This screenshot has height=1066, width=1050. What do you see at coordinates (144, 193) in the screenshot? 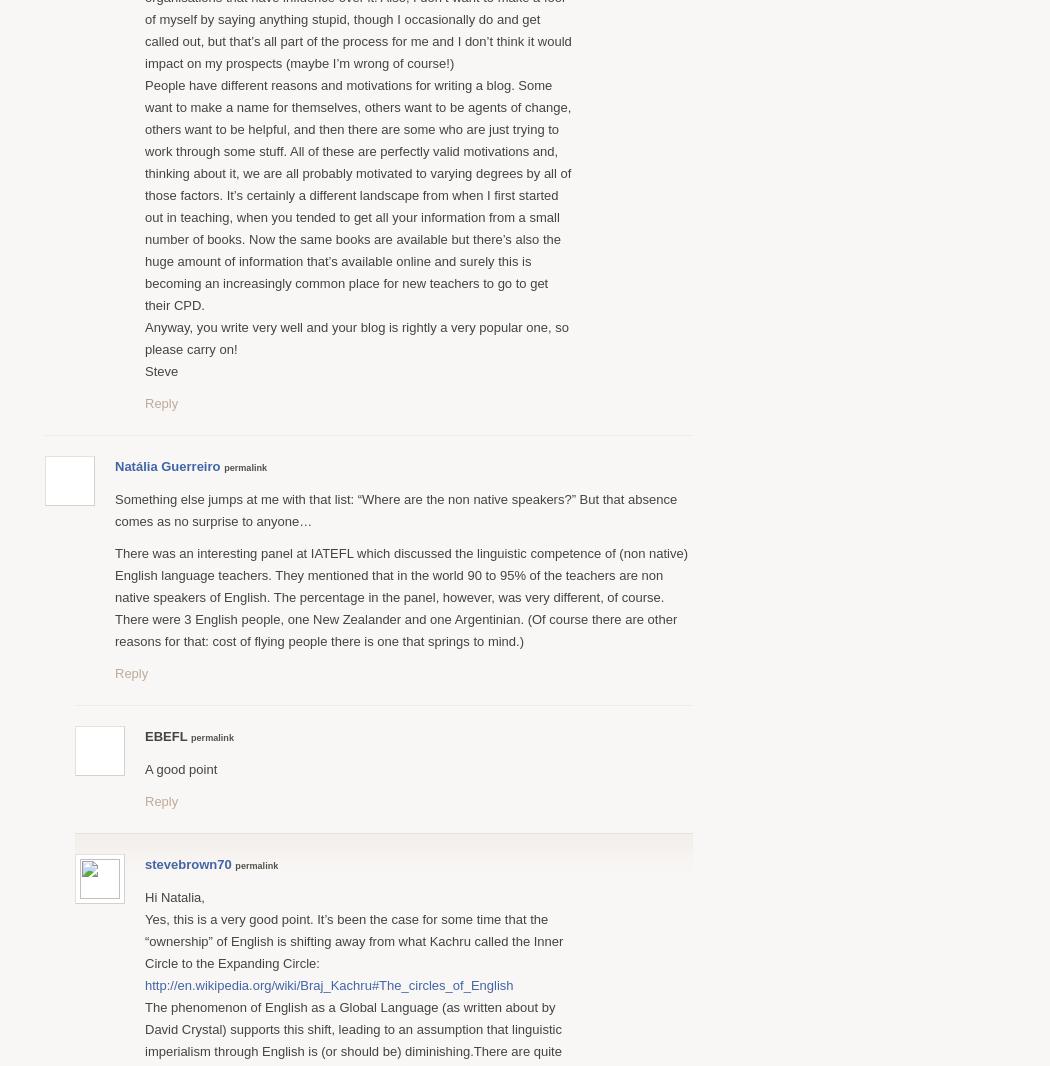
I see `'People have different reasons and motivations for writing a blog. Some want to make a name for themselves, others want to be agents of change, others want to be helpful, and then there are some who are just trying to work through some stuff. All of these are perfectly valid motivations and, thinking about it, we are all probably motivated to varying degrees by all of those factors. It’s certainly a different landscape from when I first started out in teaching, when you tended to get all your information from a small number of books. Now the same books are available but there’s also the huge amount of information that’s available online and surely this is becoming an increasingly common place for new teachers to go to get their CPD.'` at bounding box center [144, 193].